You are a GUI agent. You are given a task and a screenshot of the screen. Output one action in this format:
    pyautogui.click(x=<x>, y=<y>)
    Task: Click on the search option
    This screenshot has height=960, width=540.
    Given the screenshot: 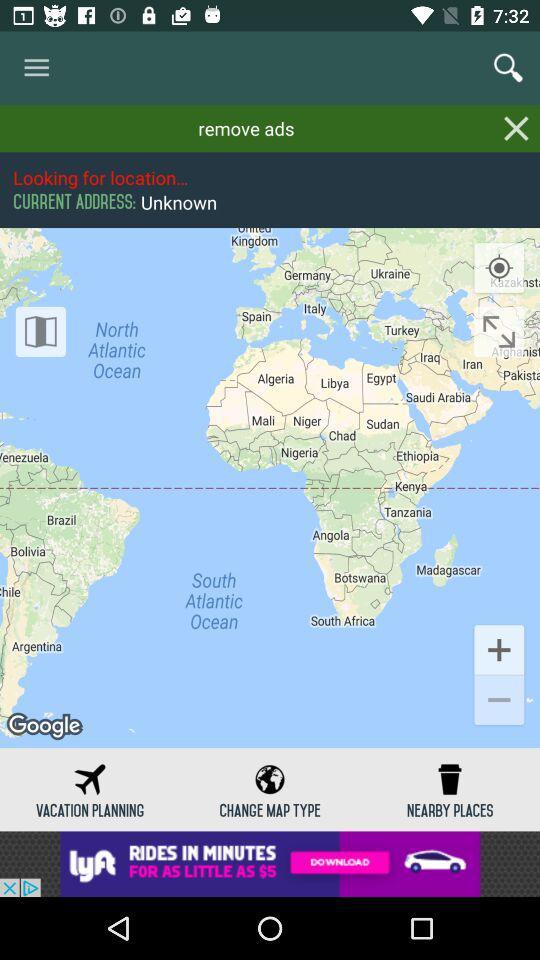 What is the action you would take?
    pyautogui.click(x=508, y=68)
    